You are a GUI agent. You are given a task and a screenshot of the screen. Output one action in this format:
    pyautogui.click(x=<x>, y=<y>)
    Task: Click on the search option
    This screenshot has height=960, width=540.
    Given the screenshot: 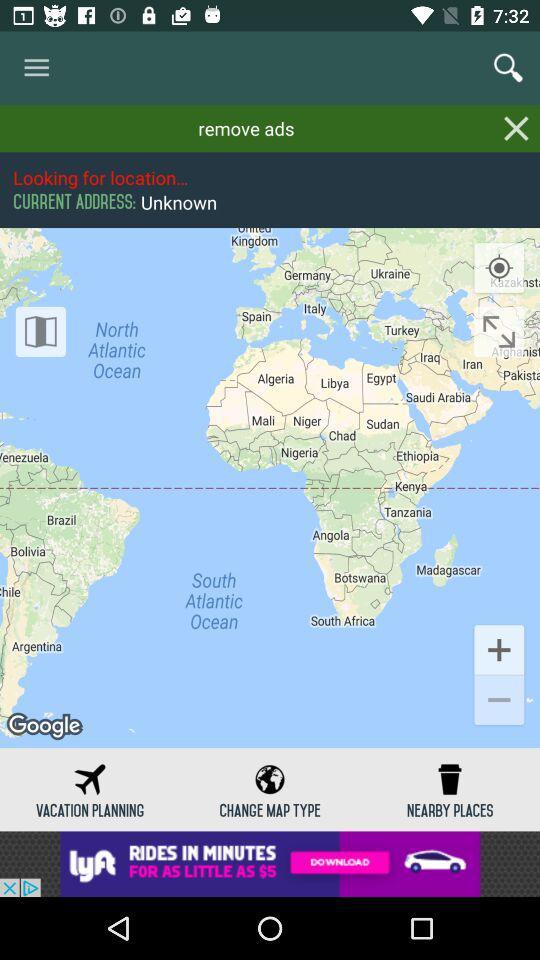 What is the action you would take?
    pyautogui.click(x=508, y=68)
    